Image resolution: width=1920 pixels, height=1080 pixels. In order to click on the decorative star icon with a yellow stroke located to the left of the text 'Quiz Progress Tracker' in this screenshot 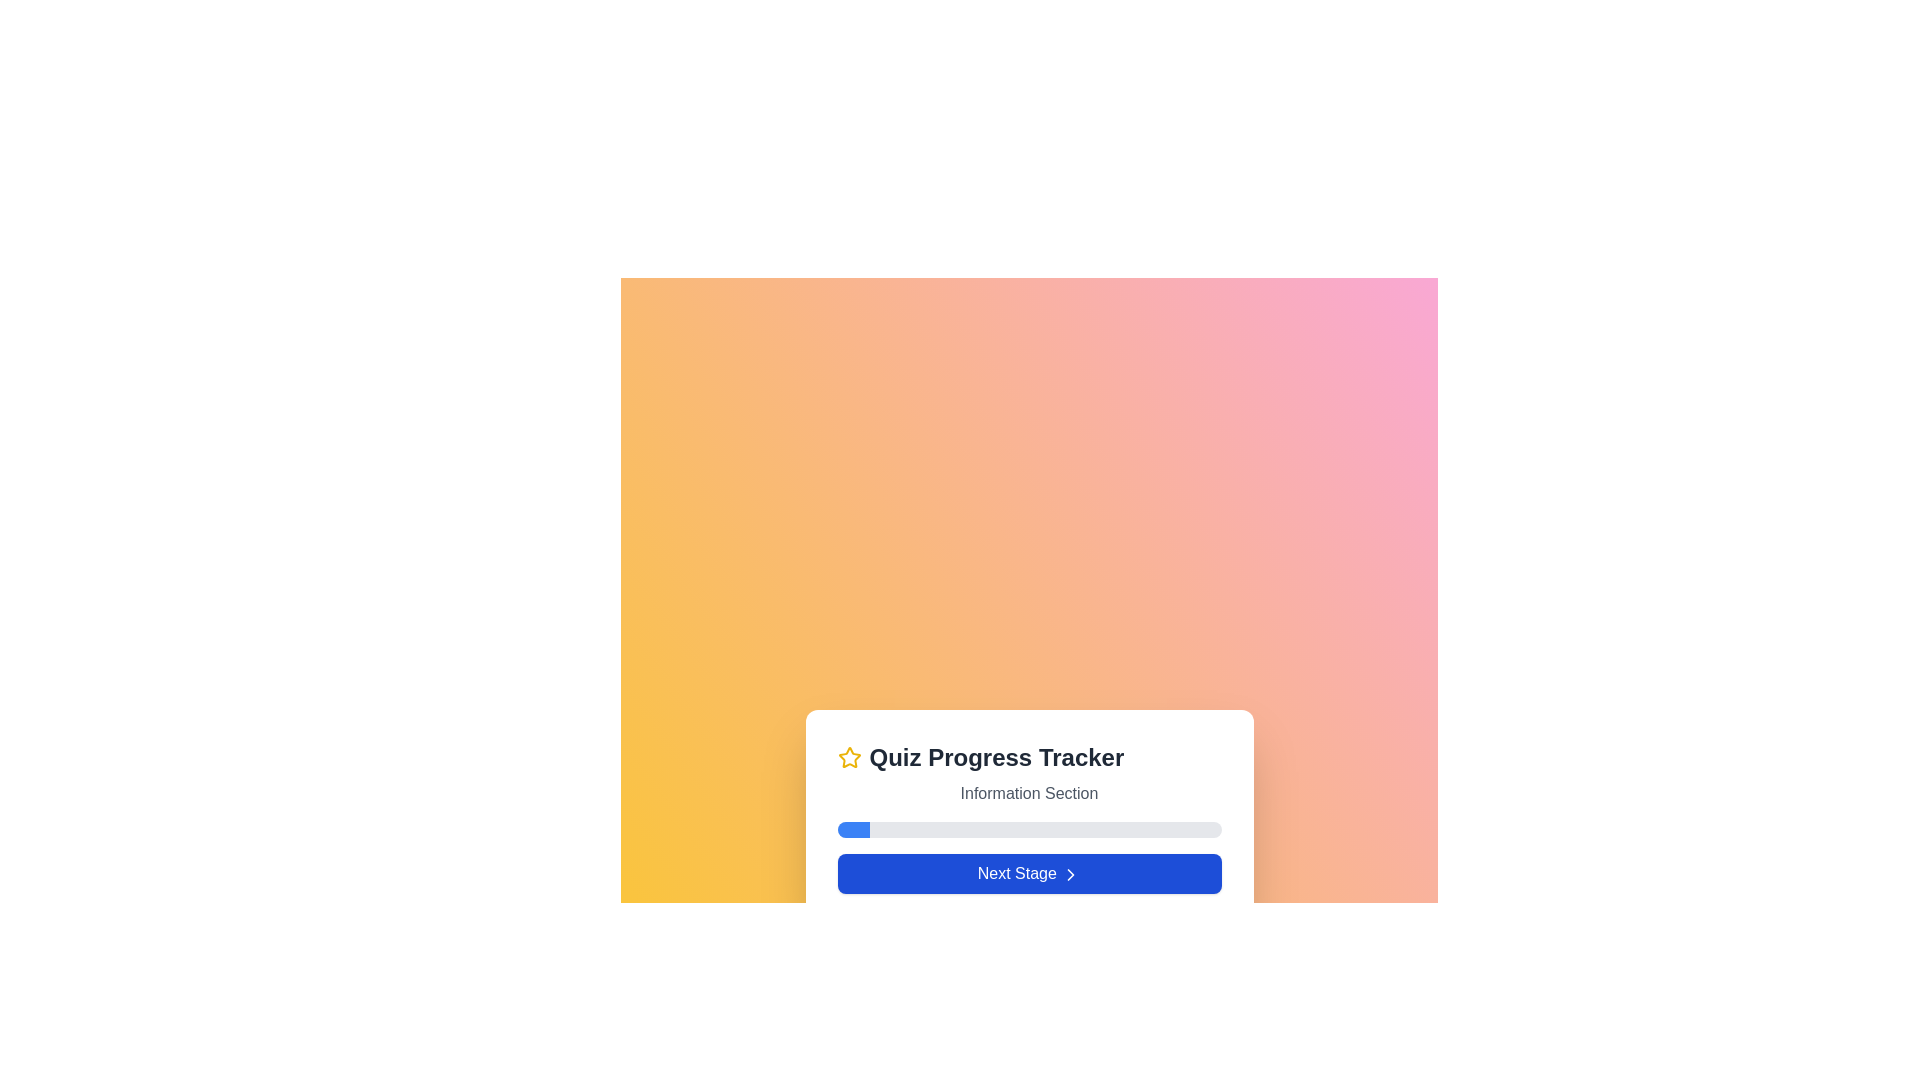, I will do `click(849, 758)`.